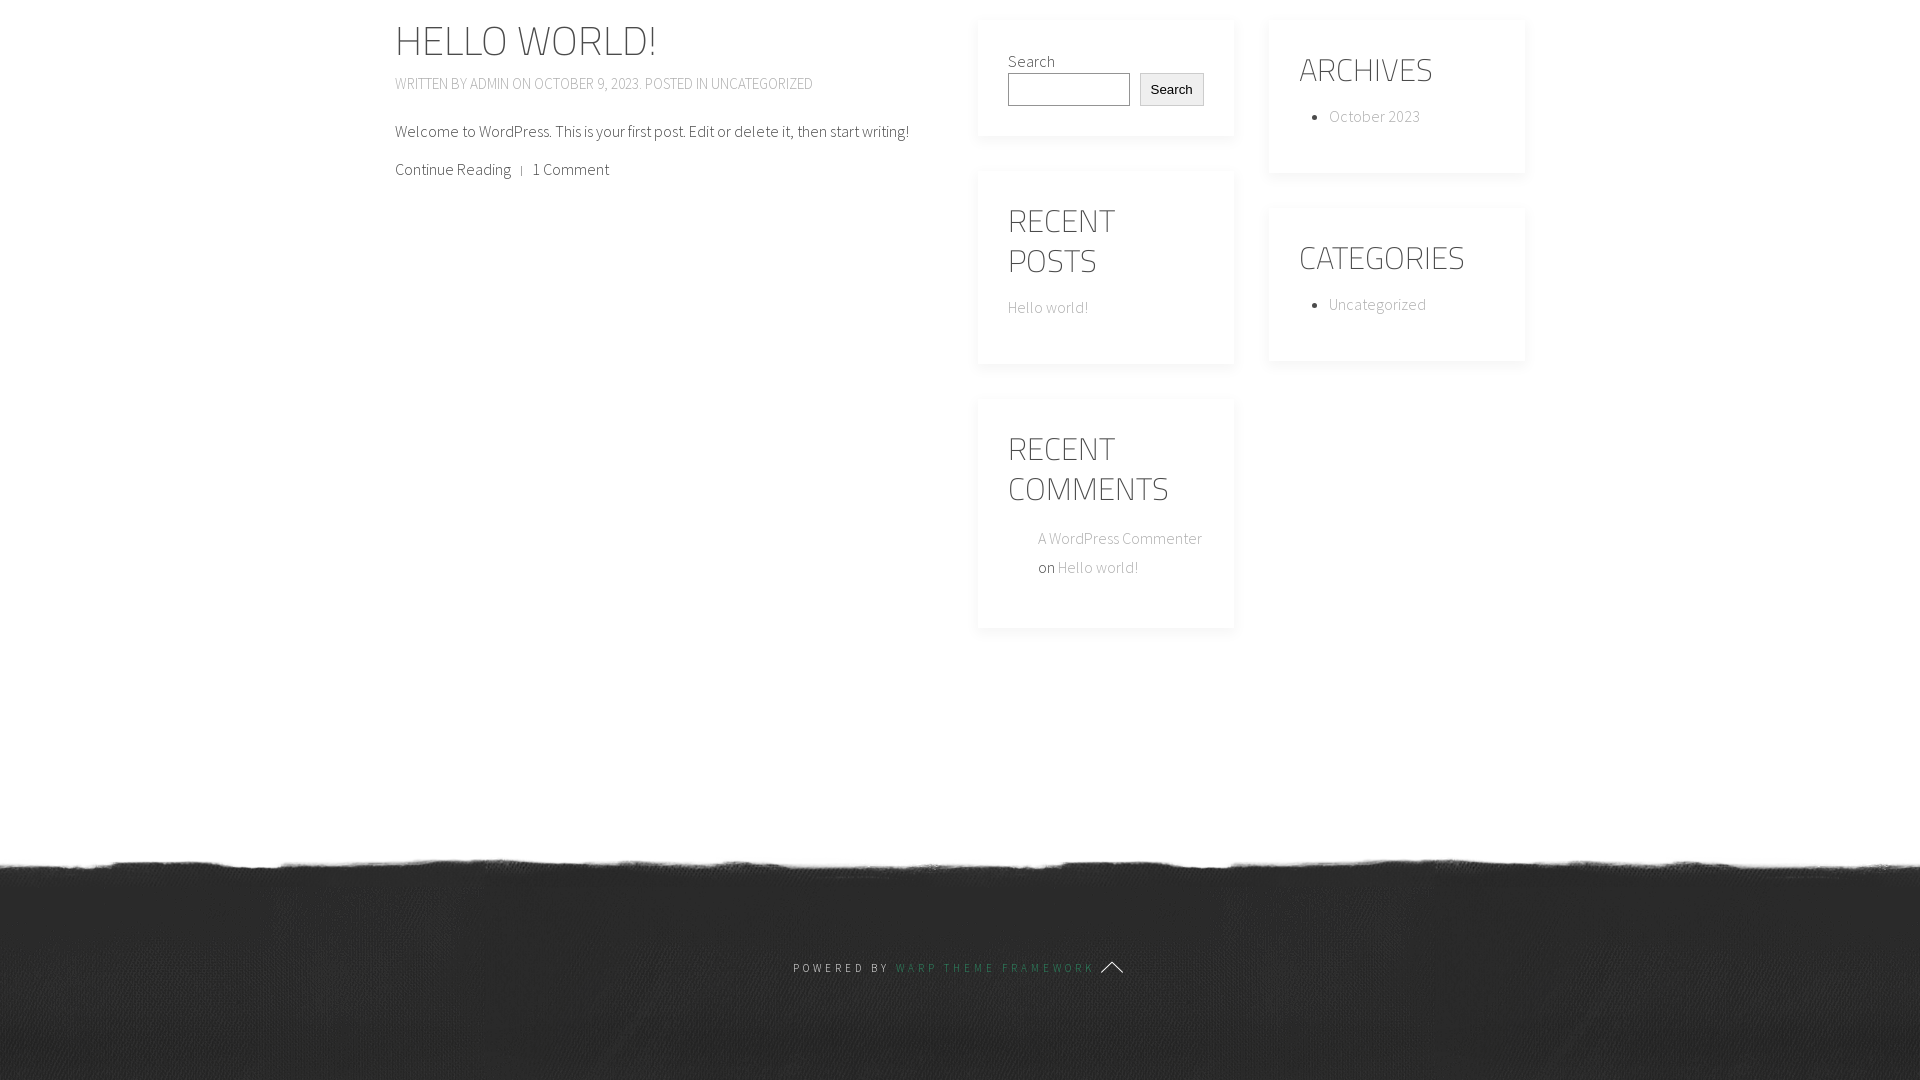 The height and width of the screenshot is (1080, 1920). I want to click on 'UNCATEGORIZED', so click(761, 82).